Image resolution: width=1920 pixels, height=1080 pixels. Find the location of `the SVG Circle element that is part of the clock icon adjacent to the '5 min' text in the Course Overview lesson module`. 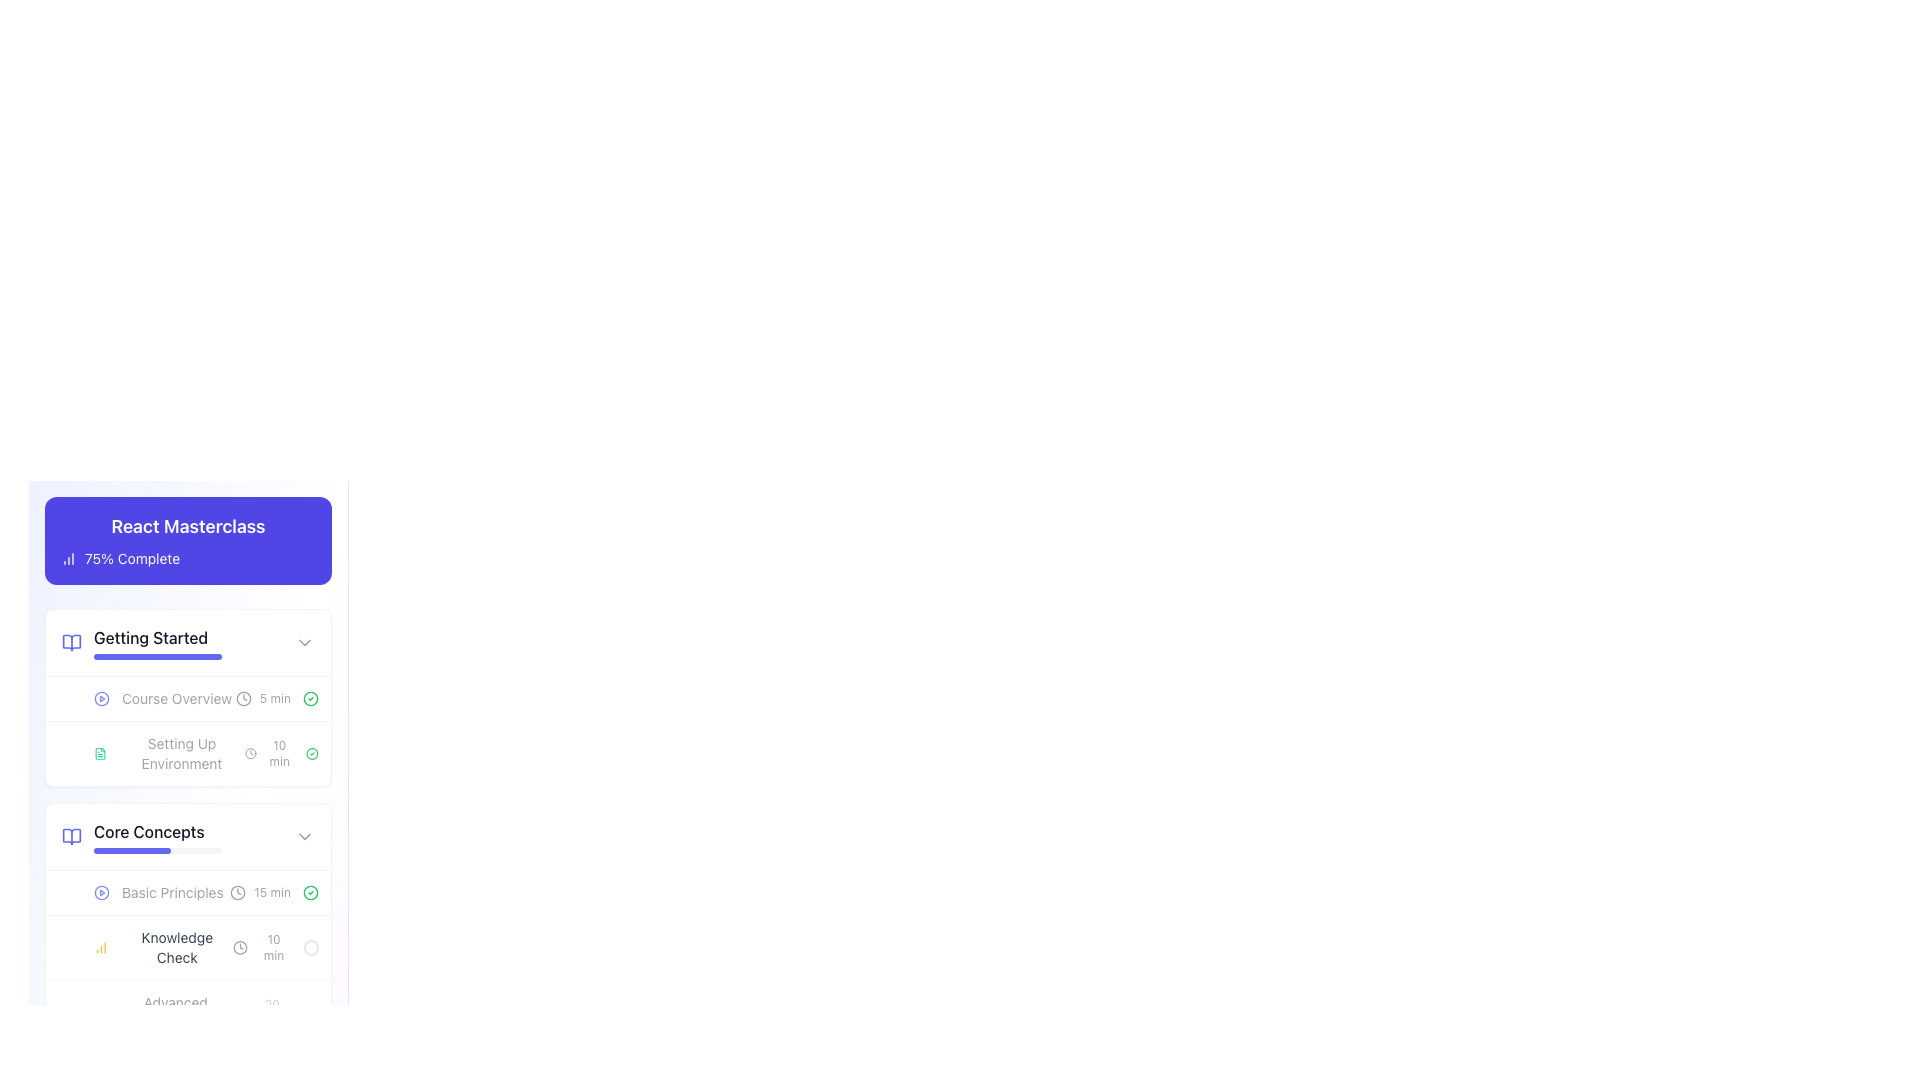

the SVG Circle element that is part of the clock icon adjacent to the '5 min' text in the Course Overview lesson module is located at coordinates (242, 697).